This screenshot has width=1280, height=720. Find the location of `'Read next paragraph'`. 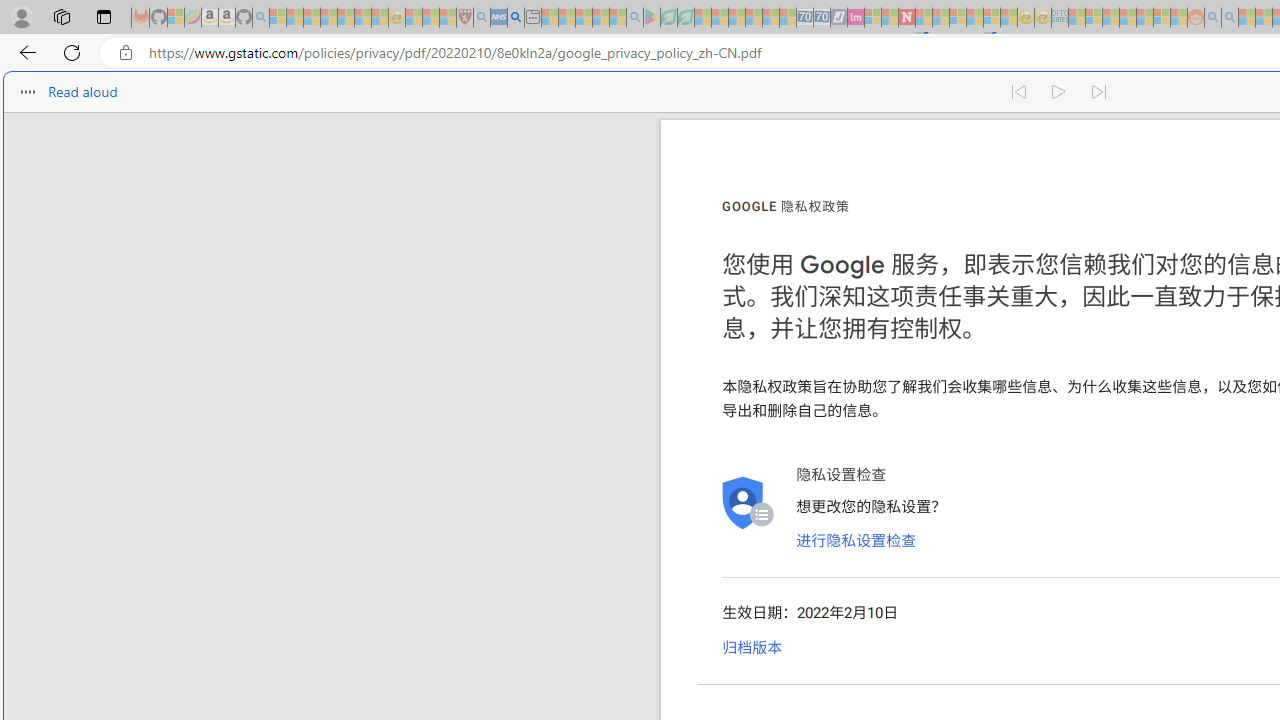

'Read next paragraph' is located at coordinates (1098, 92).